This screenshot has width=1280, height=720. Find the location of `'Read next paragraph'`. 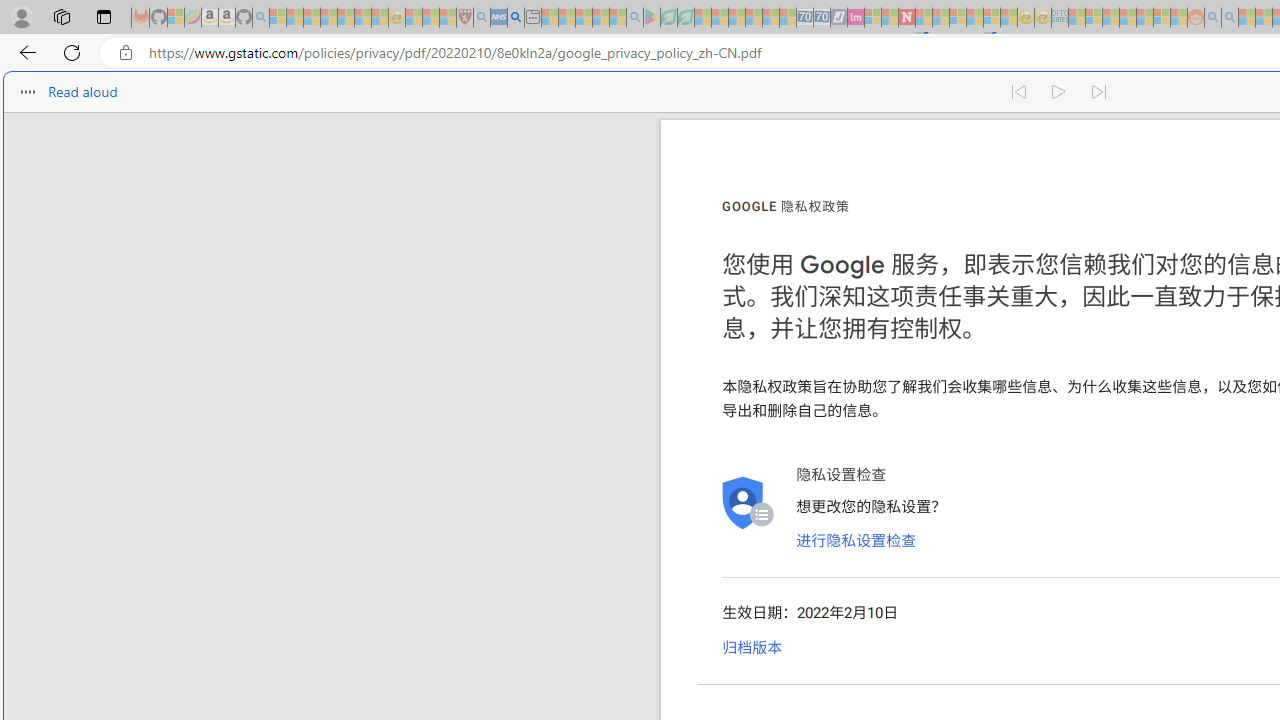

'Read next paragraph' is located at coordinates (1098, 92).